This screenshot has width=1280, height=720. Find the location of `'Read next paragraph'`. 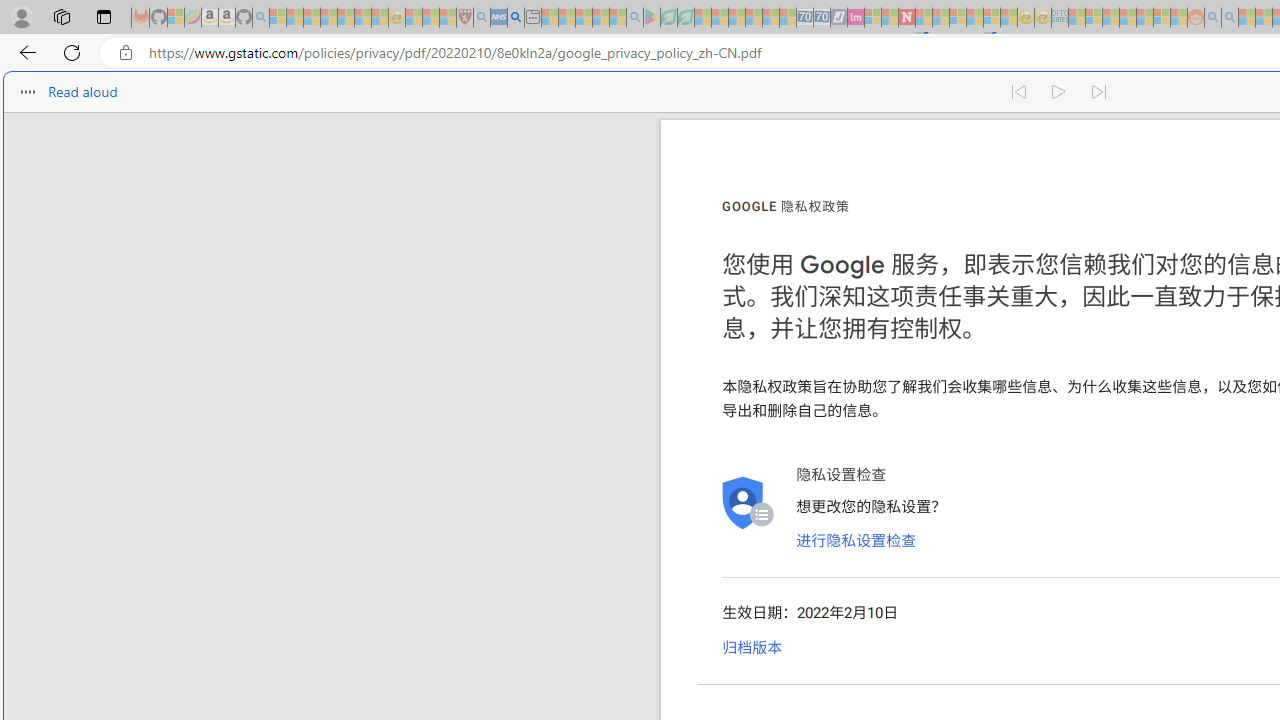

'Read next paragraph' is located at coordinates (1098, 92).